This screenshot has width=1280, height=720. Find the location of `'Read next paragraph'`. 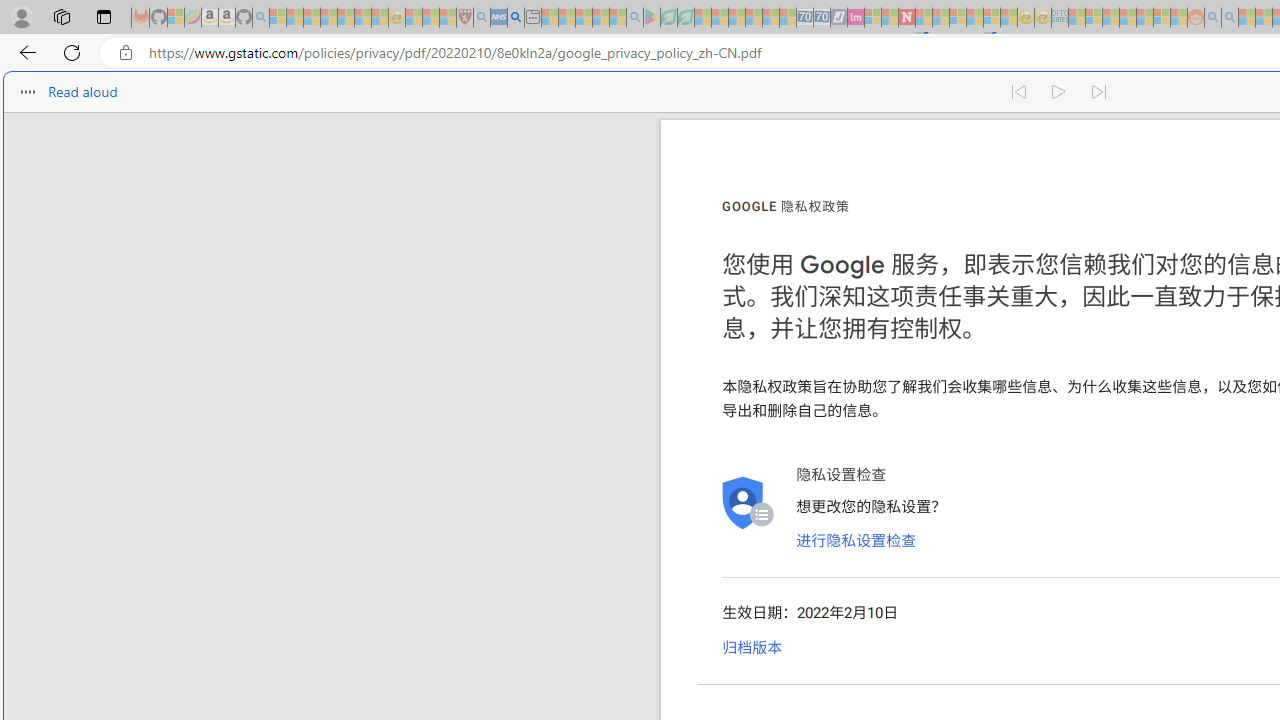

'Read next paragraph' is located at coordinates (1098, 92).